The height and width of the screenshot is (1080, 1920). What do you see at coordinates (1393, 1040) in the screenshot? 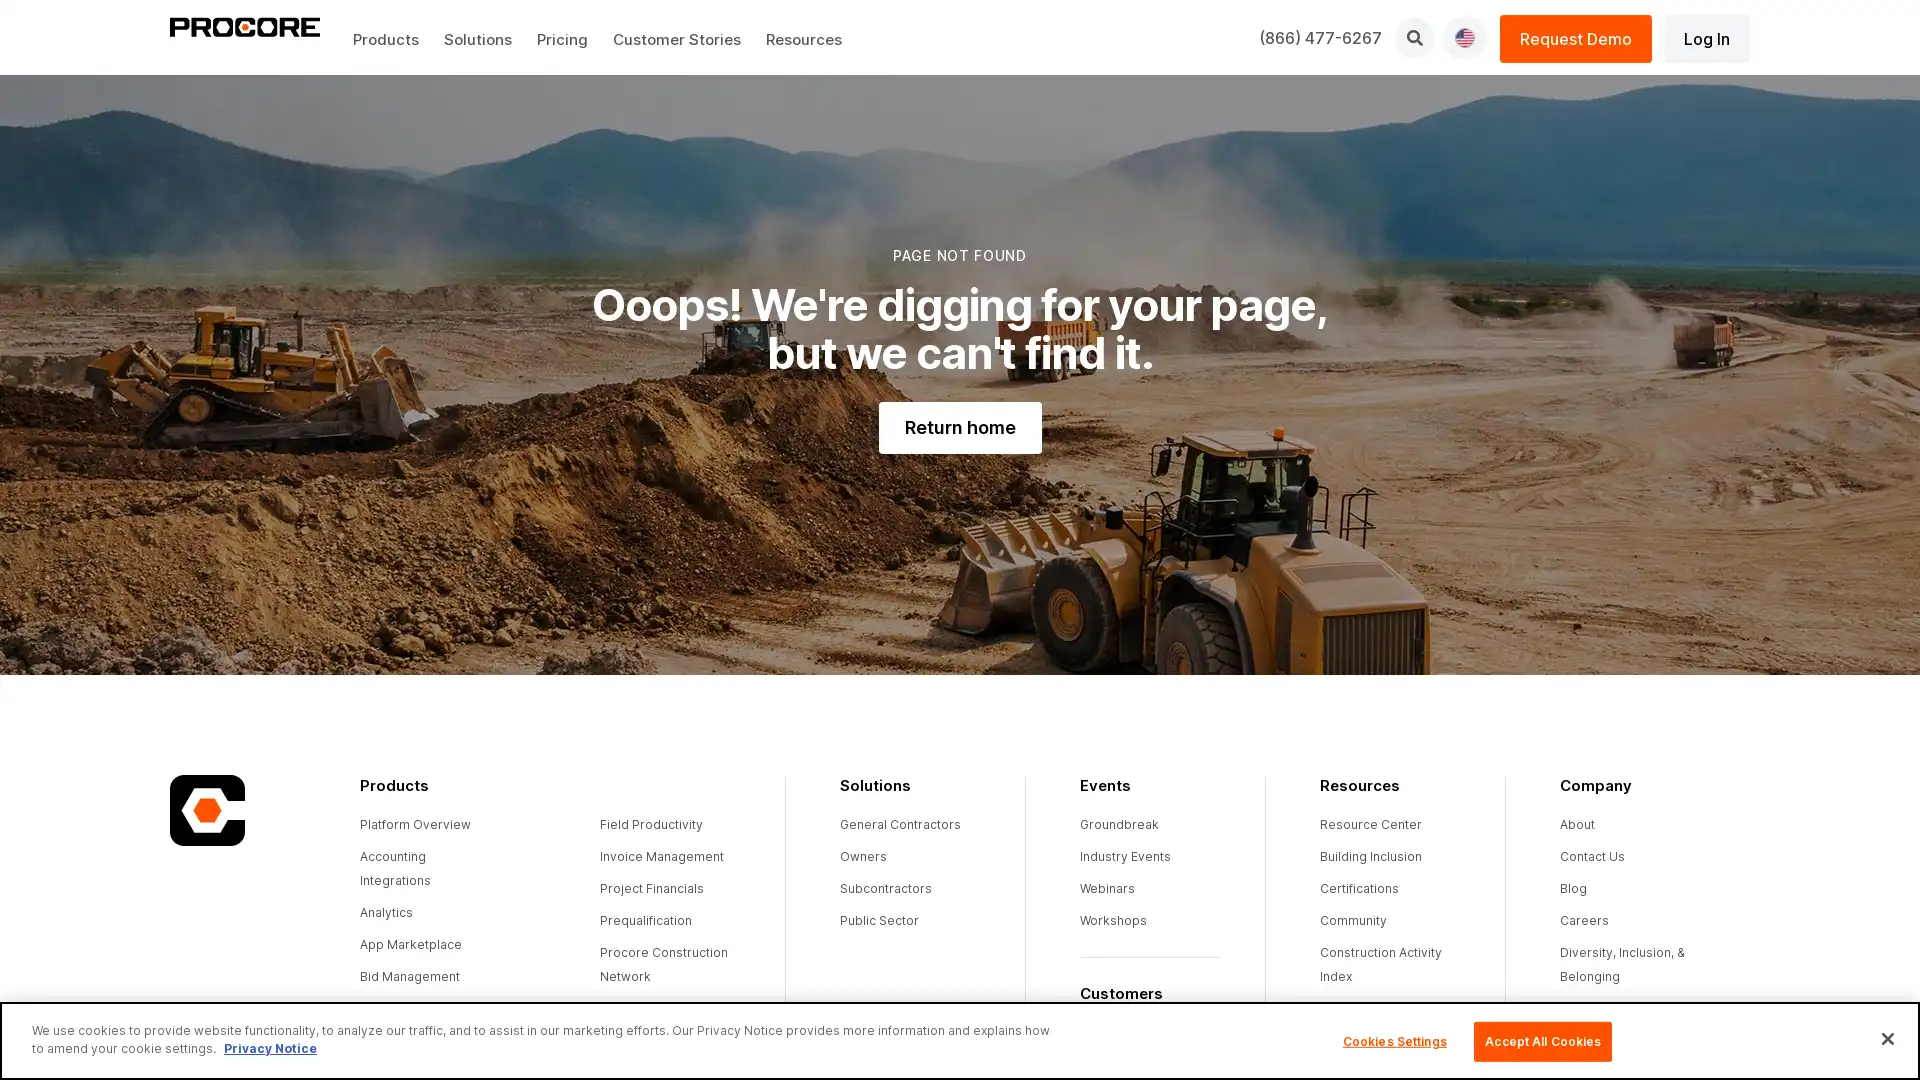
I see `Cookies Settings` at bounding box center [1393, 1040].